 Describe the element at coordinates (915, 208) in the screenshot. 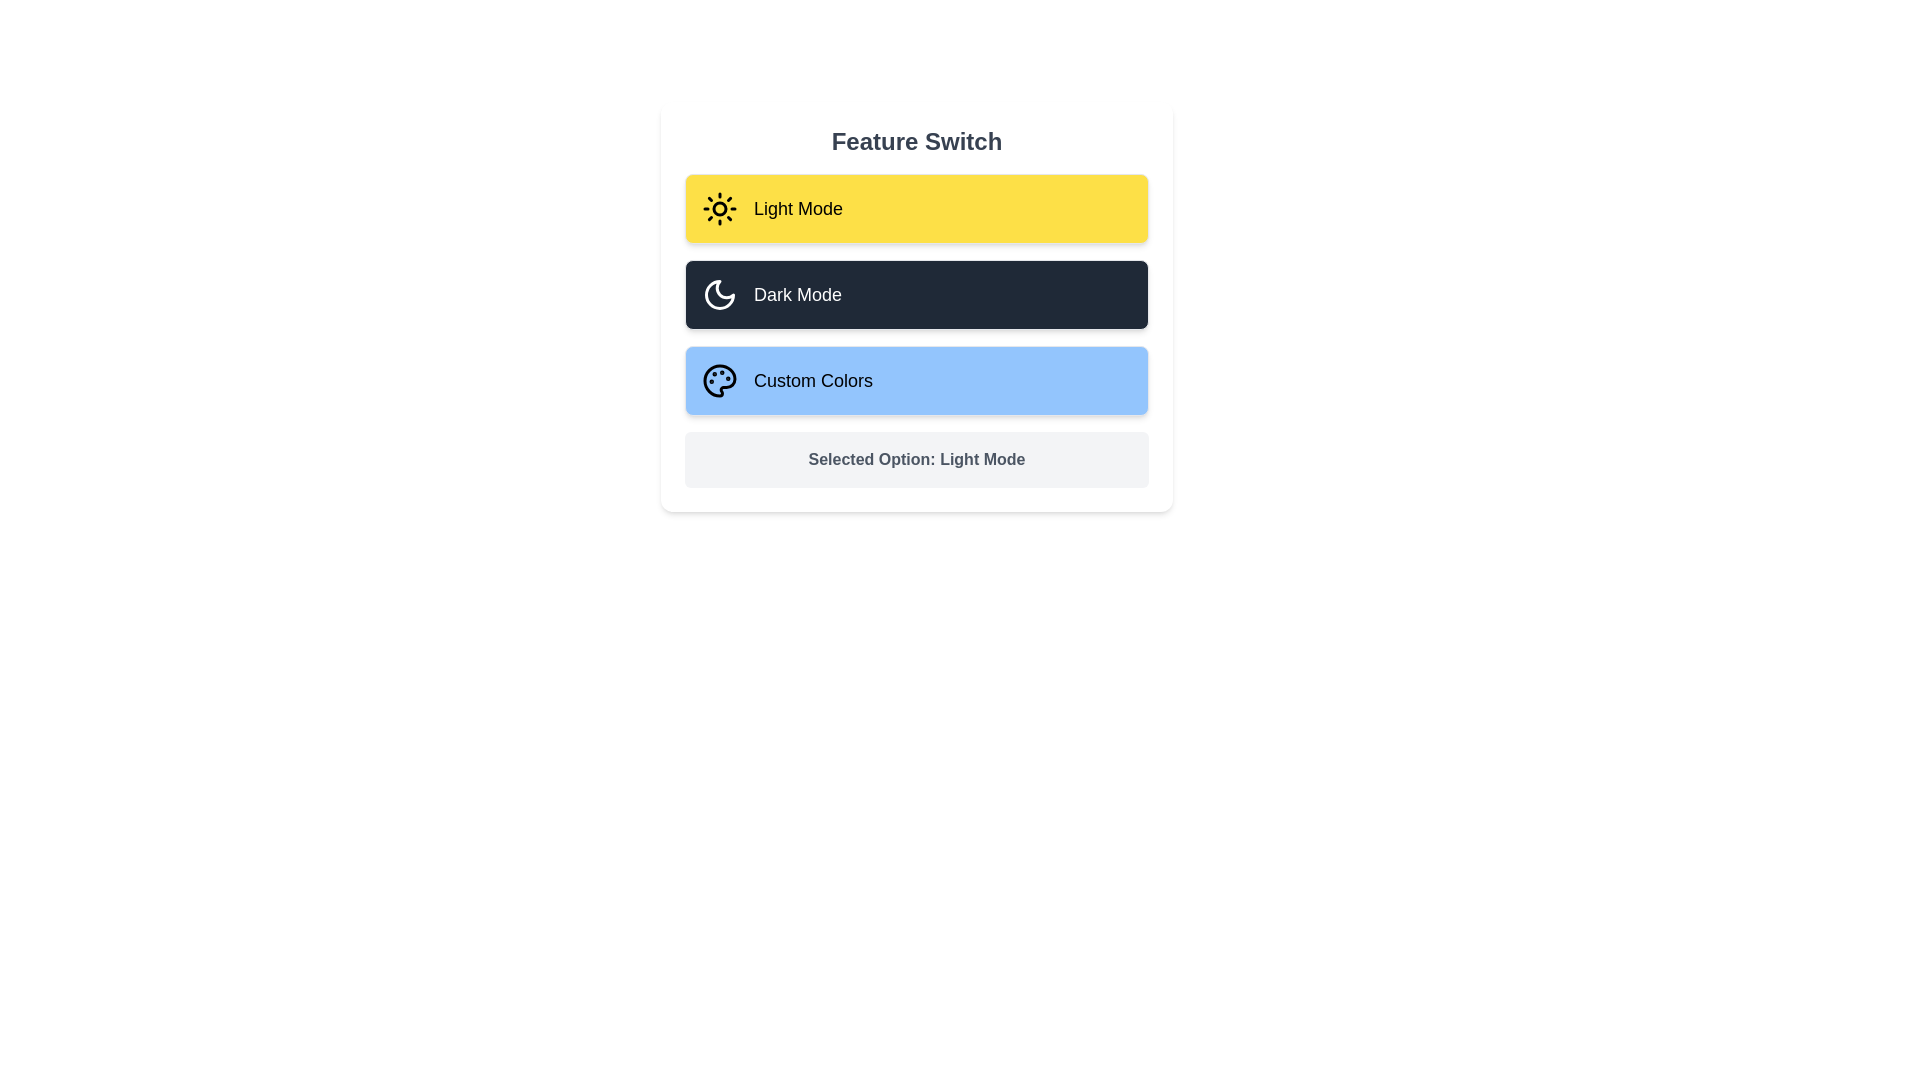

I see `the button corresponding to Light Mode` at that location.